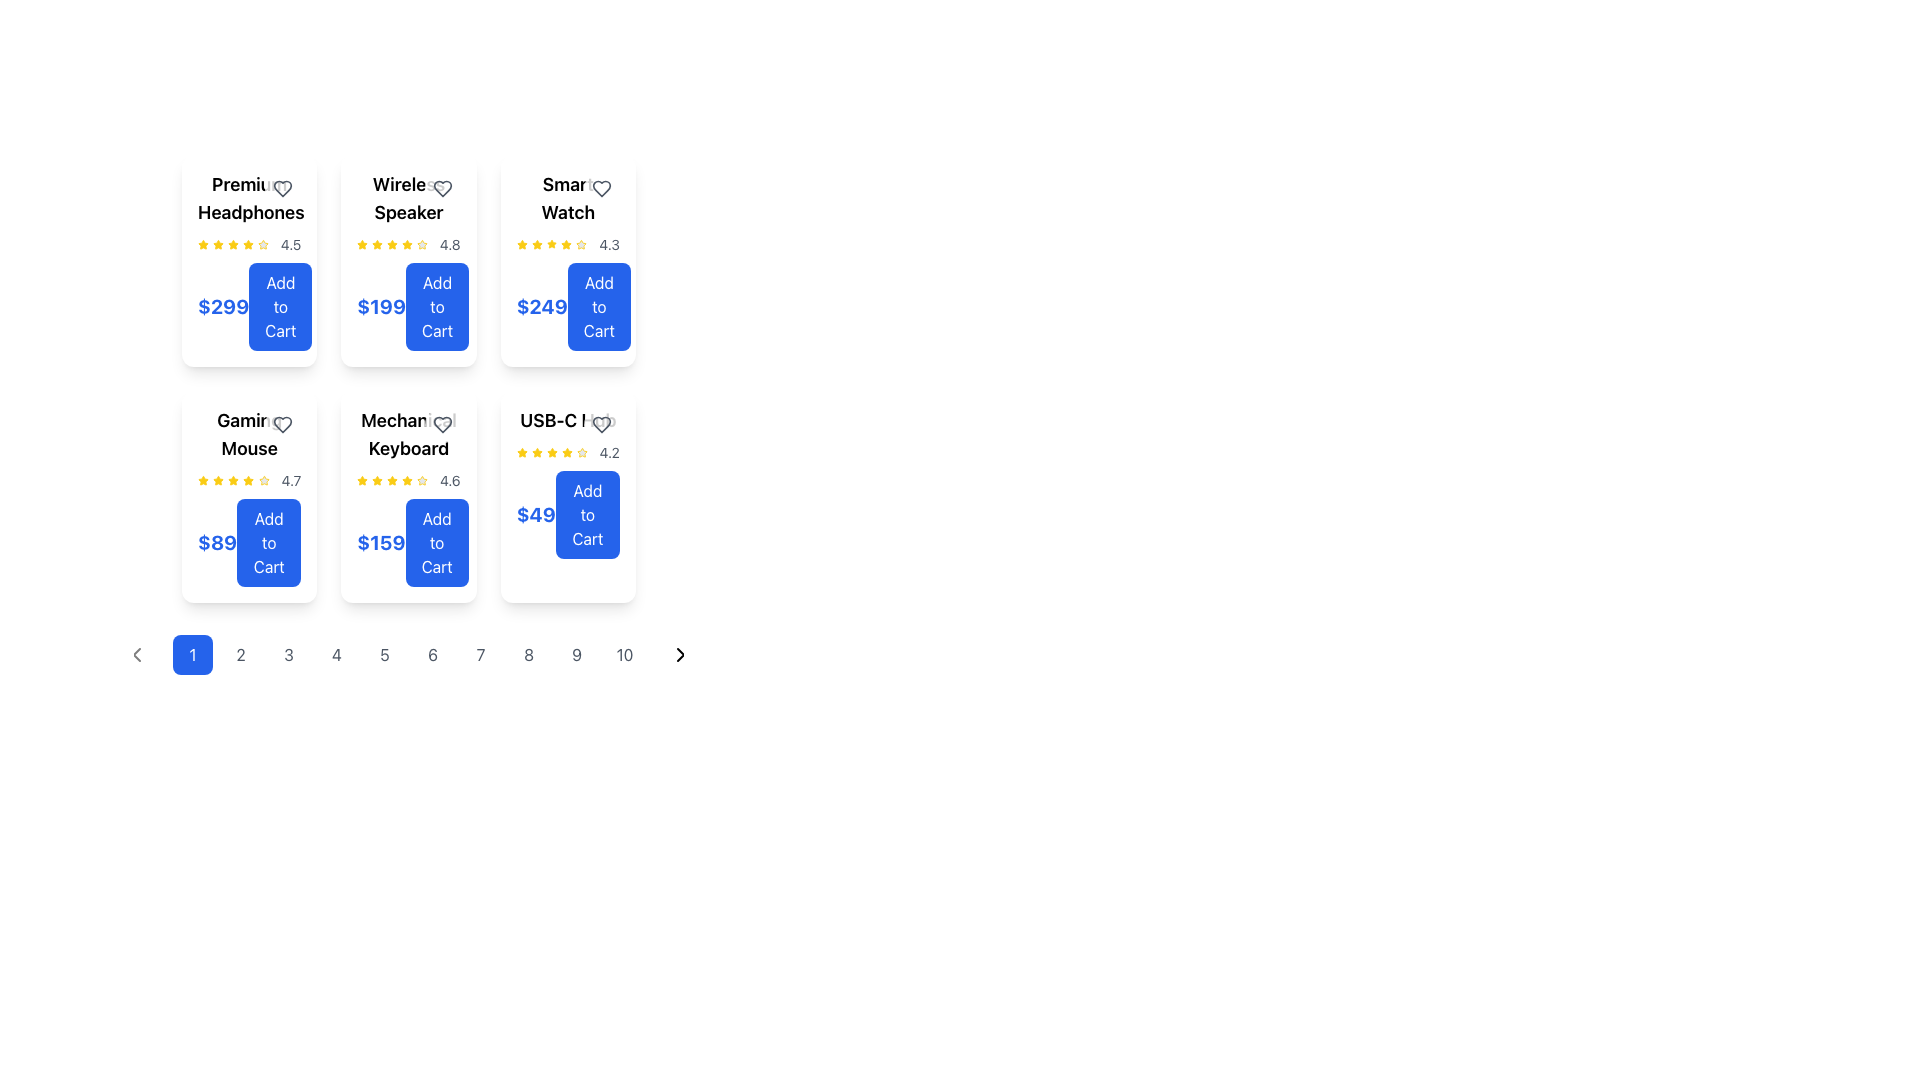 Image resolution: width=1920 pixels, height=1080 pixels. What do you see at coordinates (436, 543) in the screenshot?
I see `the button located on the right side of the section displaying '$159' in bold, blue text` at bounding box center [436, 543].